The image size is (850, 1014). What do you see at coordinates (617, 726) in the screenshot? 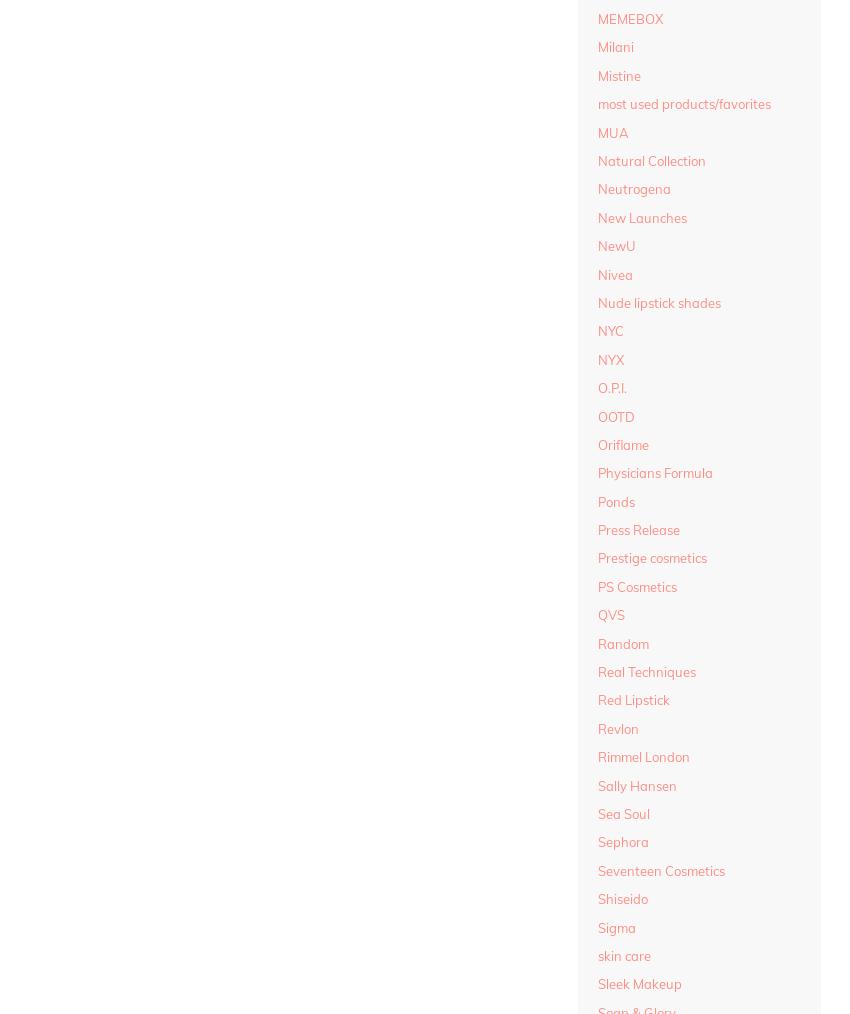
I see `'Revlon'` at bounding box center [617, 726].